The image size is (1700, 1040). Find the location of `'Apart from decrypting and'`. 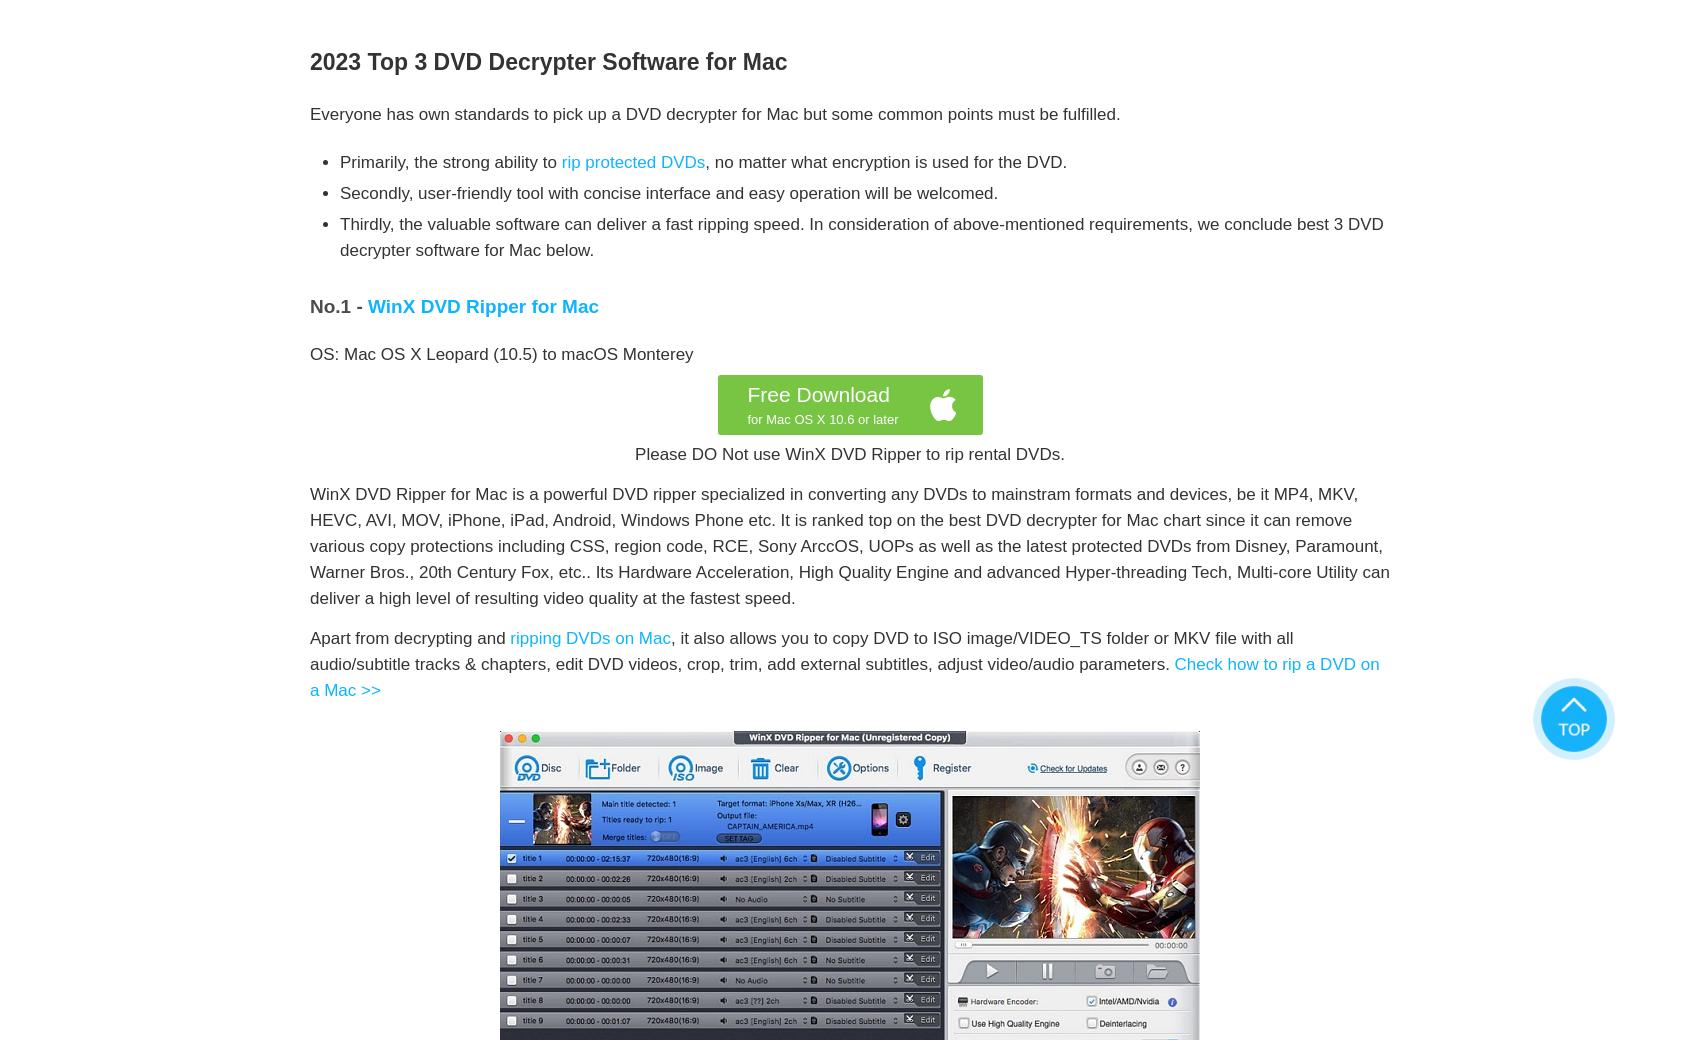

'Apart from decrypting and' is located at coordinates (409, 637).